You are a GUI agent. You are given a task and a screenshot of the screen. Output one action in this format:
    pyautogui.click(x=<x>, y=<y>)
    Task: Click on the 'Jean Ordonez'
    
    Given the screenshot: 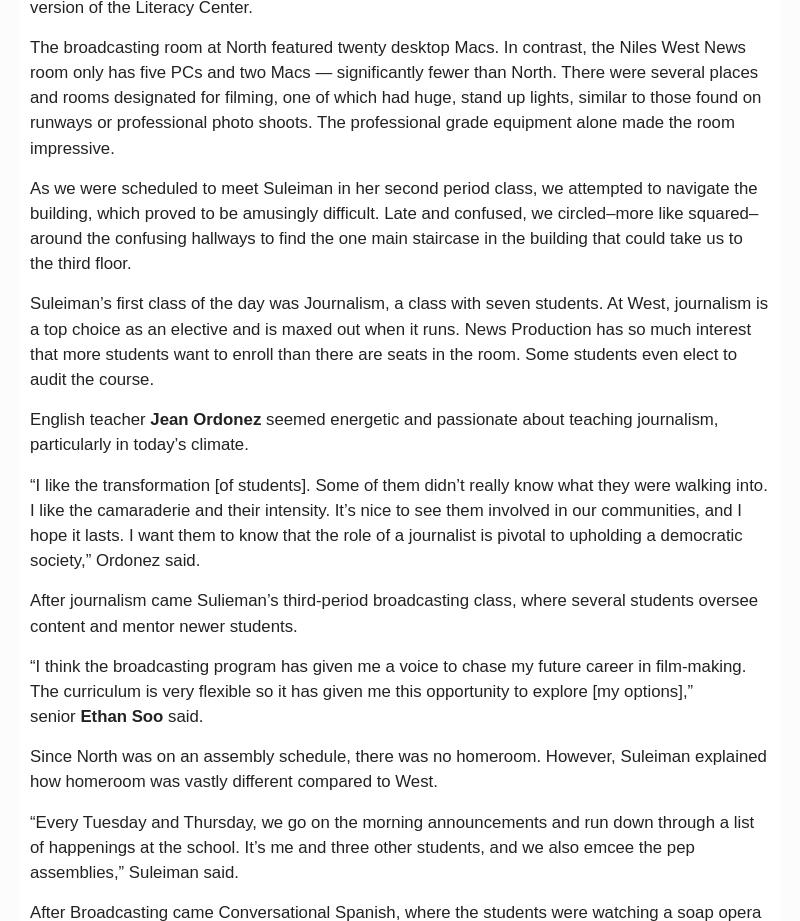 What is the action you would take?
    pyautogui.click(x=207, y=419)
    